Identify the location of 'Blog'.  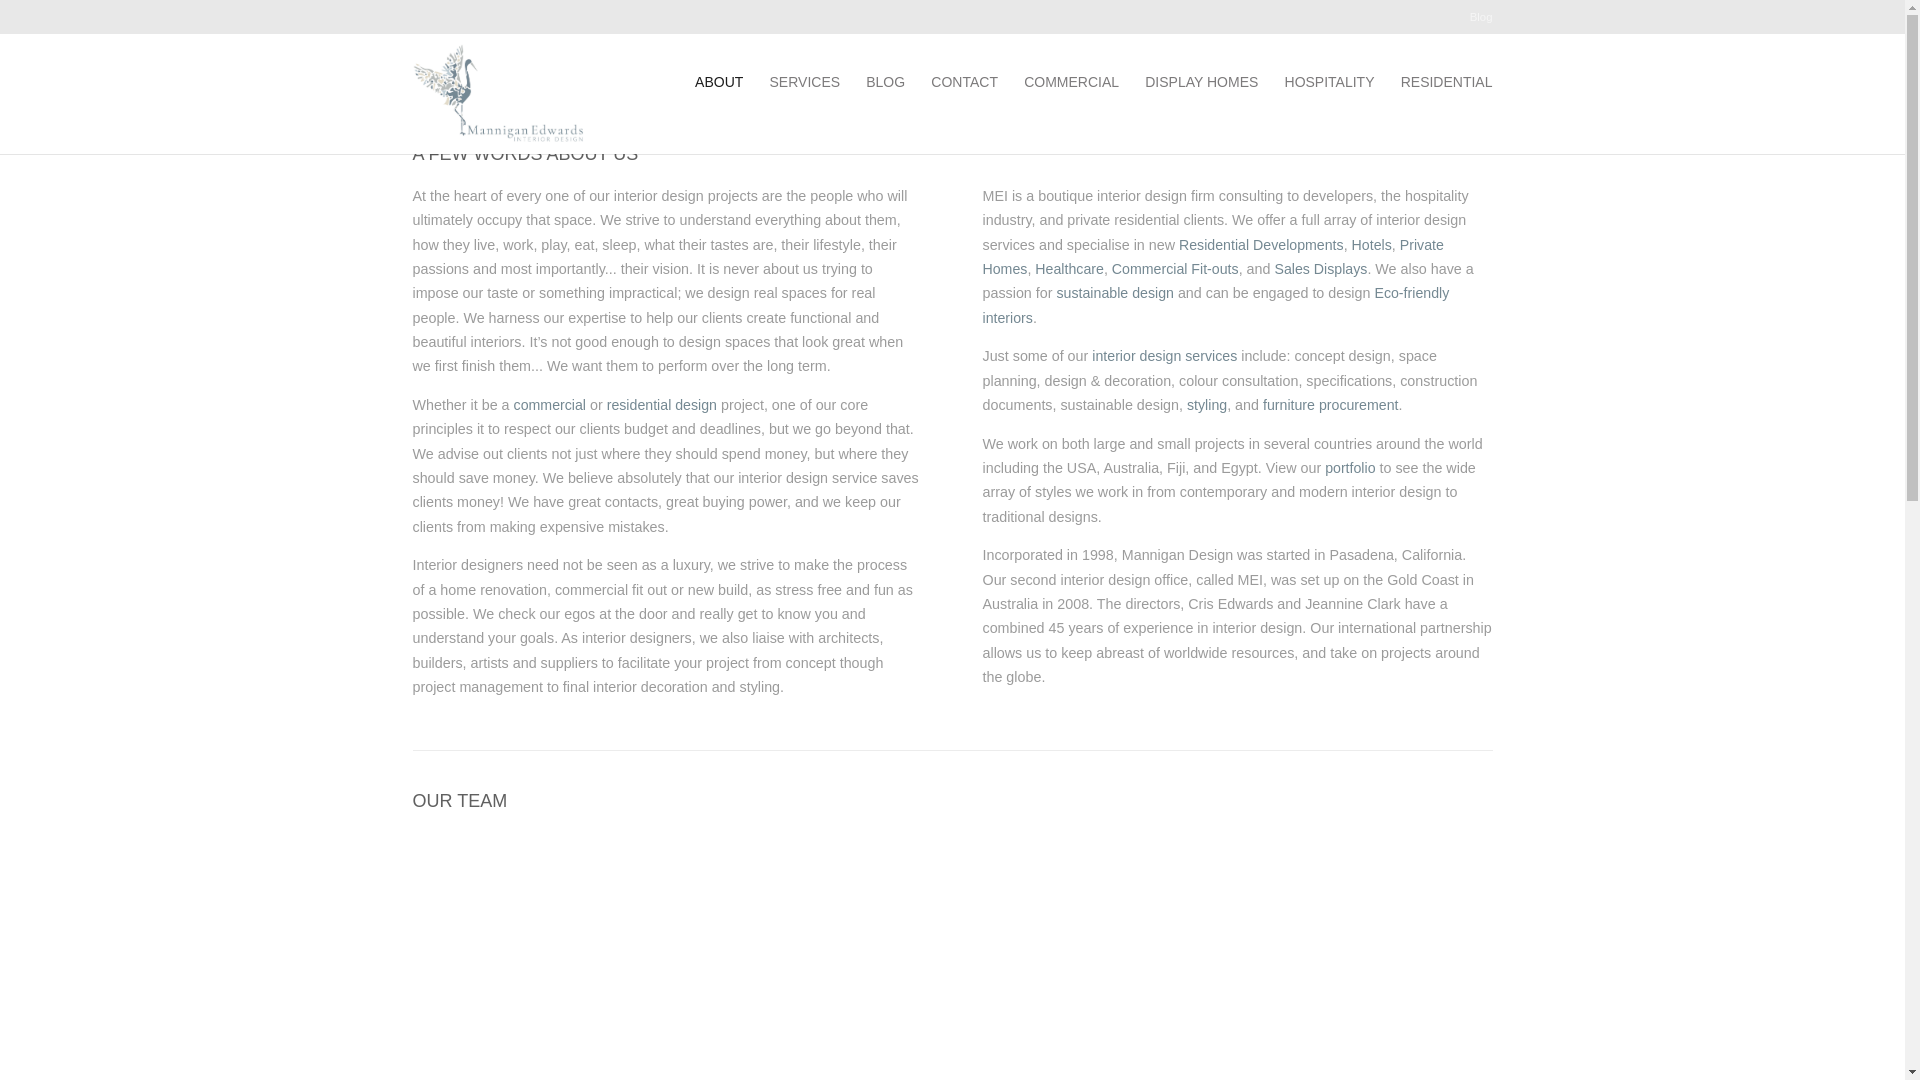
(1481, 23).